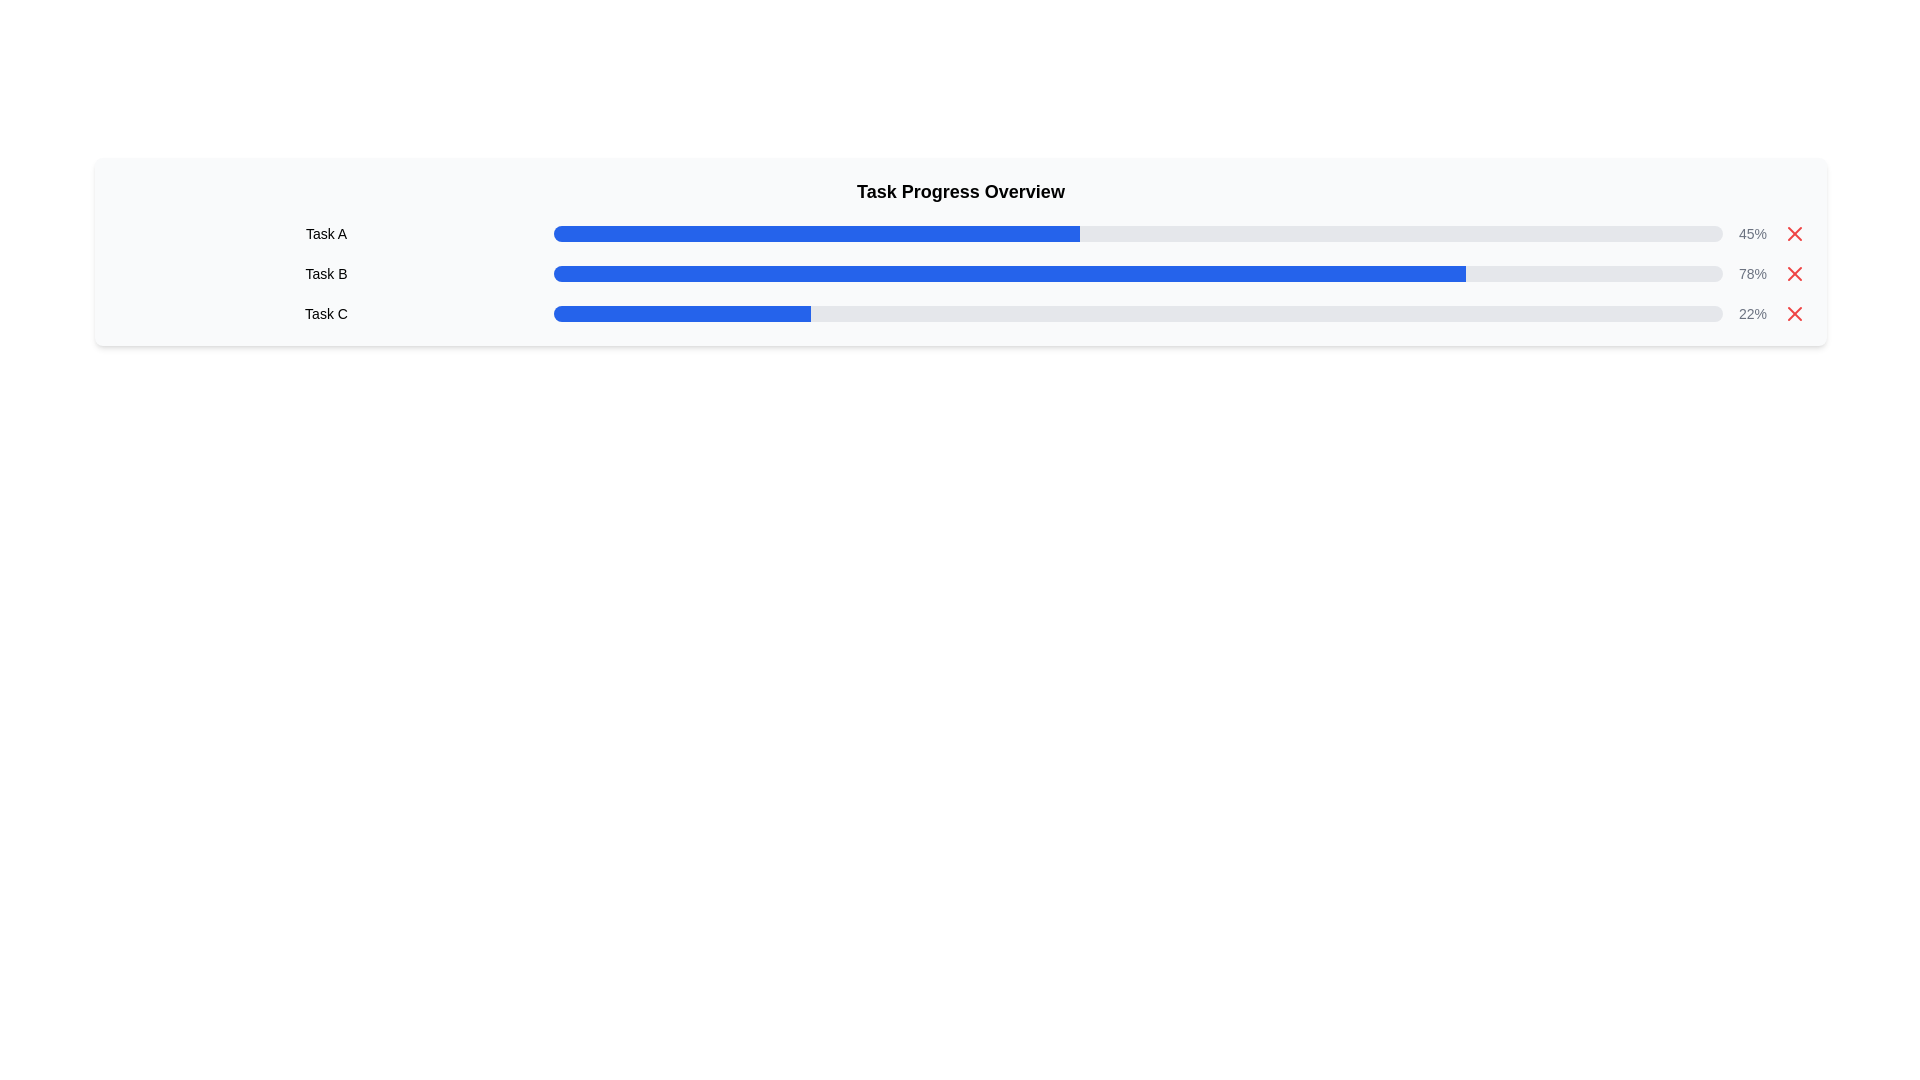  What do you see at coordinates (326, 233) in the screenshot?
I see `text from the Text Label that serves as the title or label identifying a specific task, positioned at the left side of the horizontal row layout, before the progress bar and percentage indicators` at bounding box center [326, 233].